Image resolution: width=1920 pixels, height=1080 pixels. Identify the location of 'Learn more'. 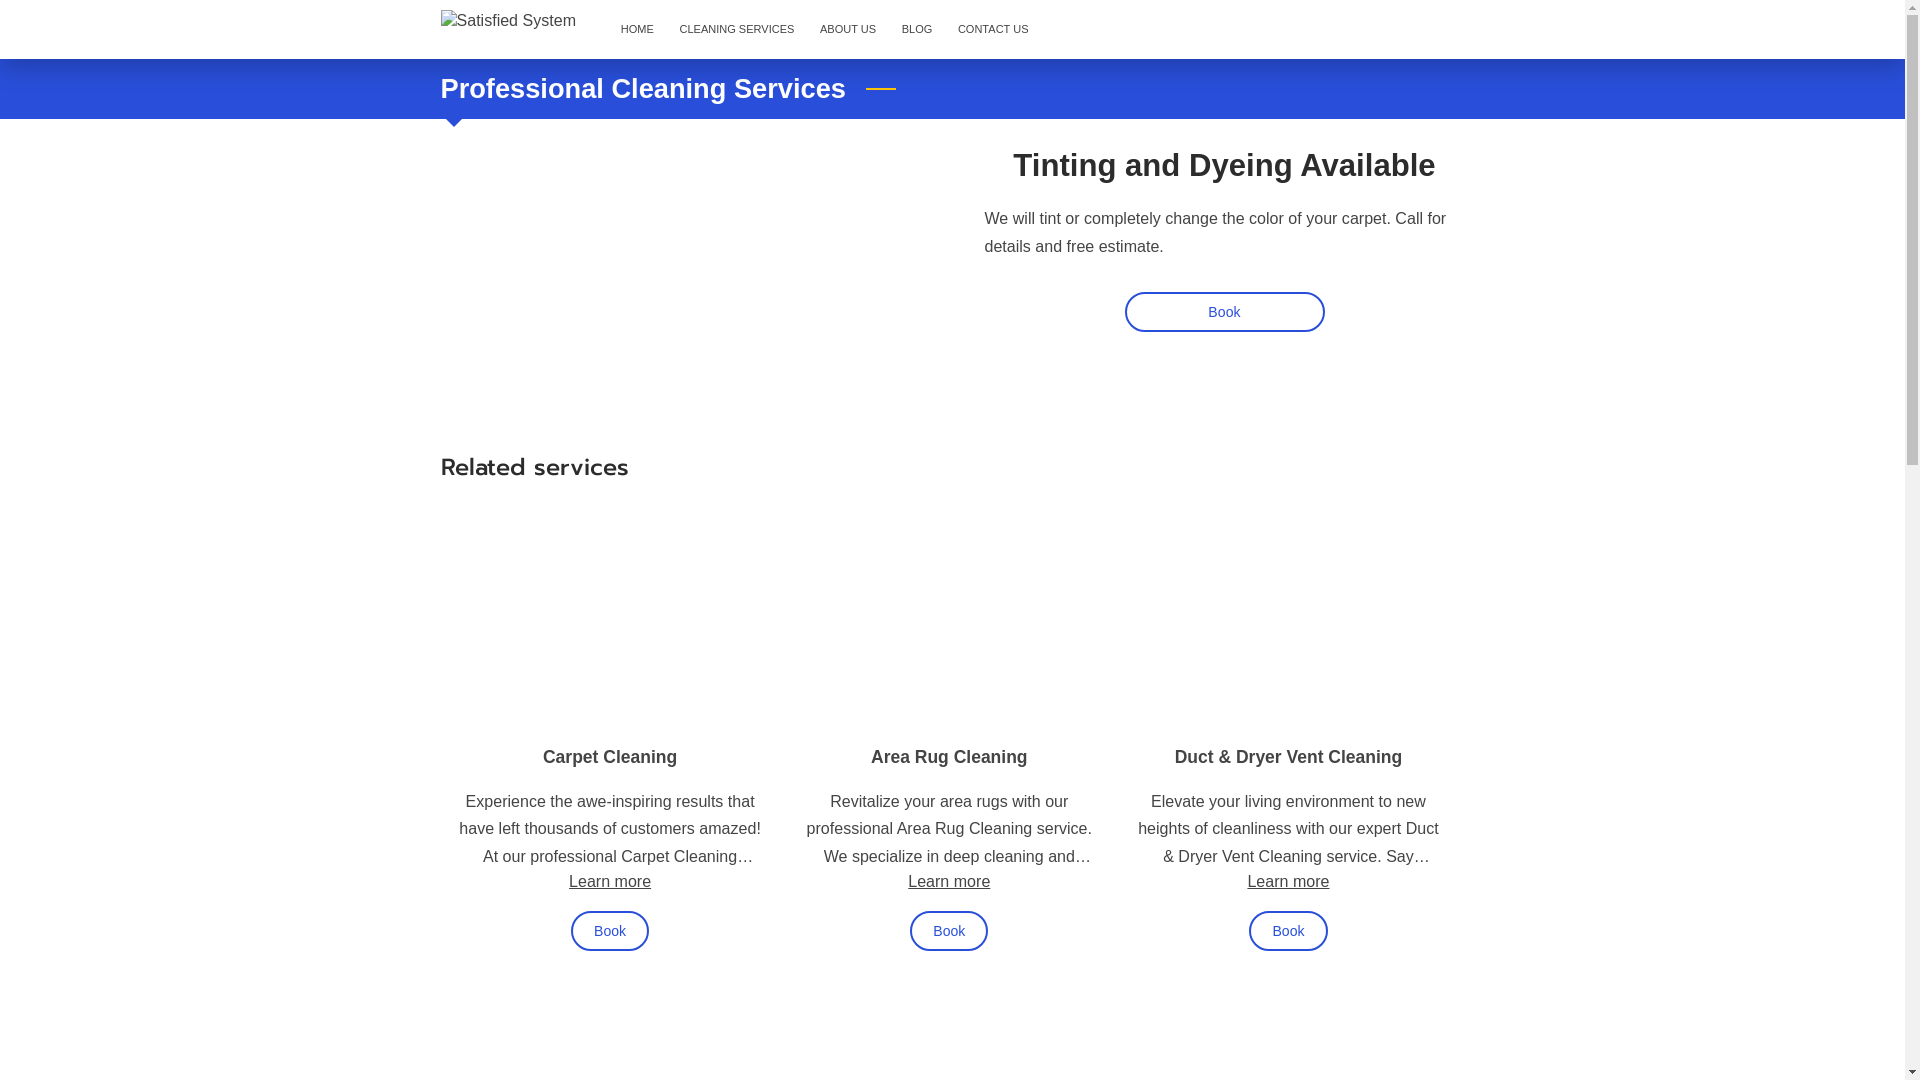
(906, 879).